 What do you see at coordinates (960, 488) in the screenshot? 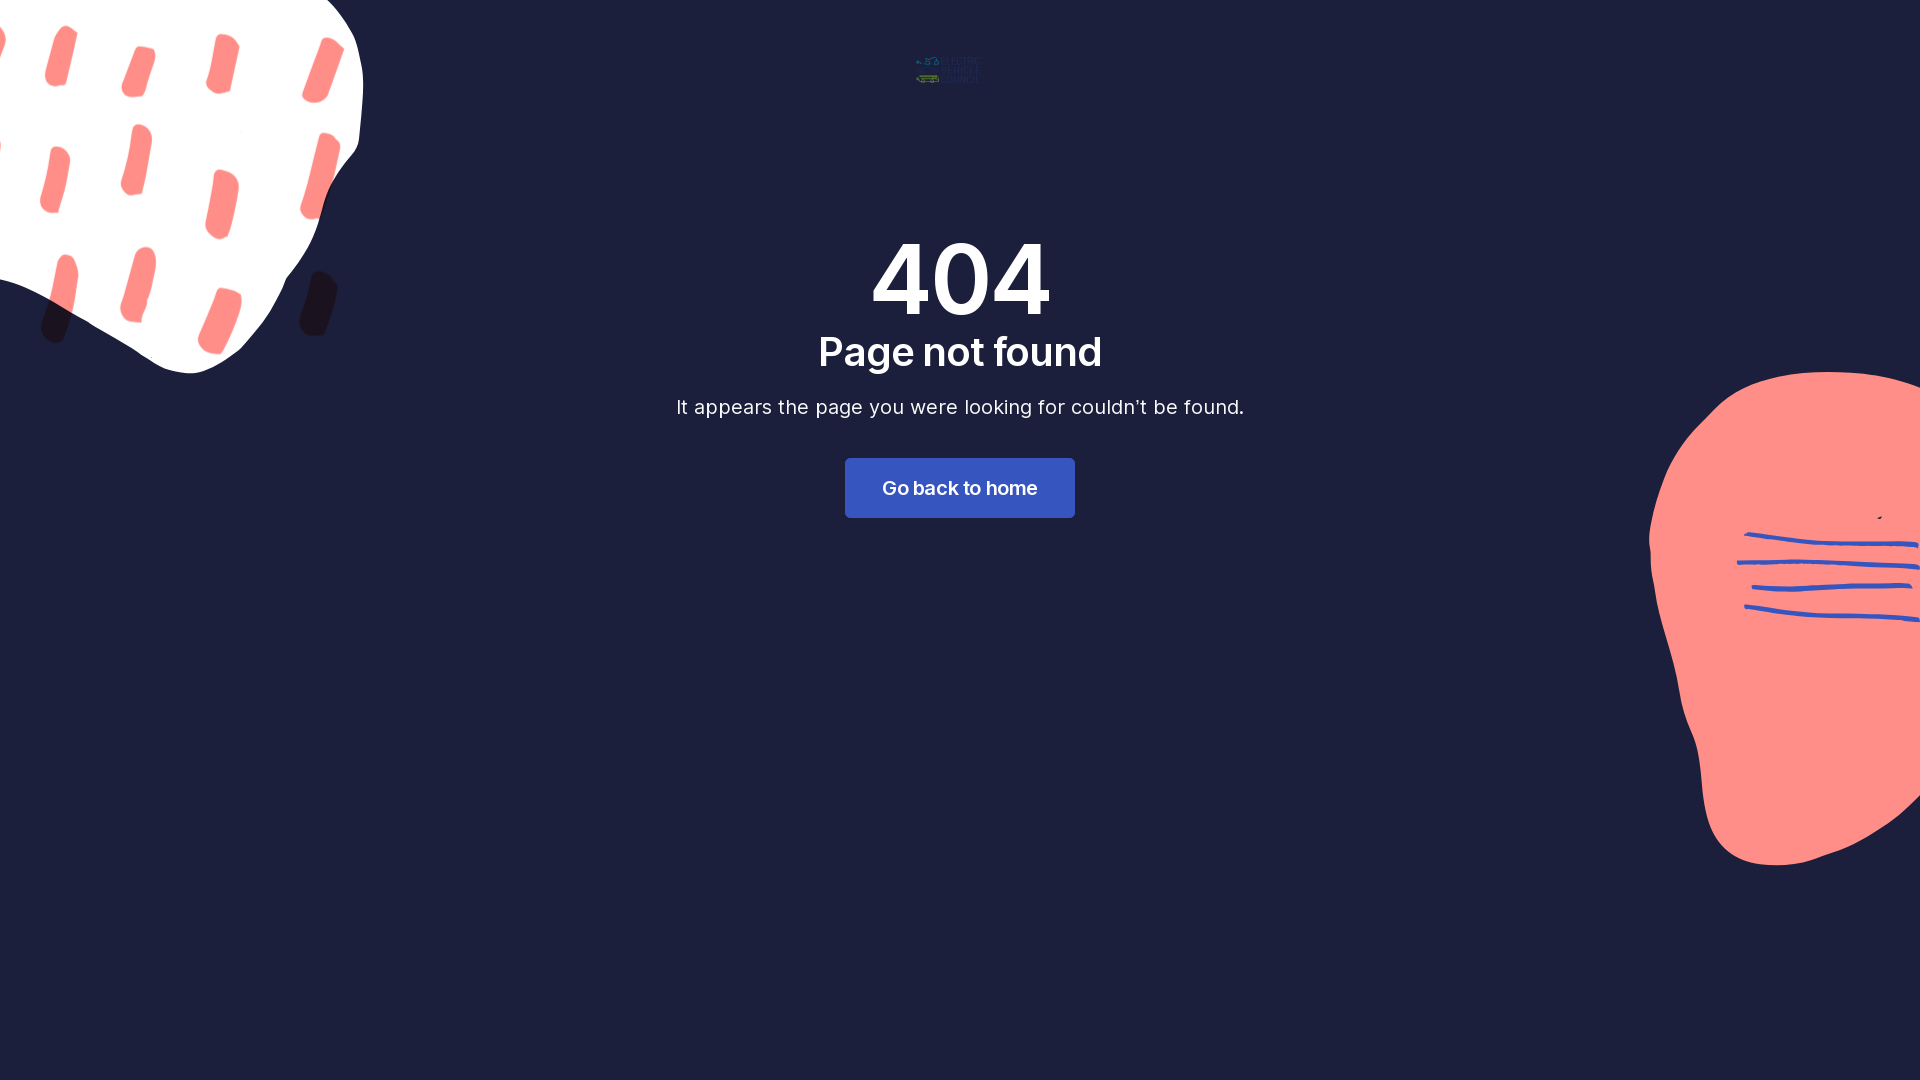
I see `'Go back to home'` at bounding box center [960, 488].